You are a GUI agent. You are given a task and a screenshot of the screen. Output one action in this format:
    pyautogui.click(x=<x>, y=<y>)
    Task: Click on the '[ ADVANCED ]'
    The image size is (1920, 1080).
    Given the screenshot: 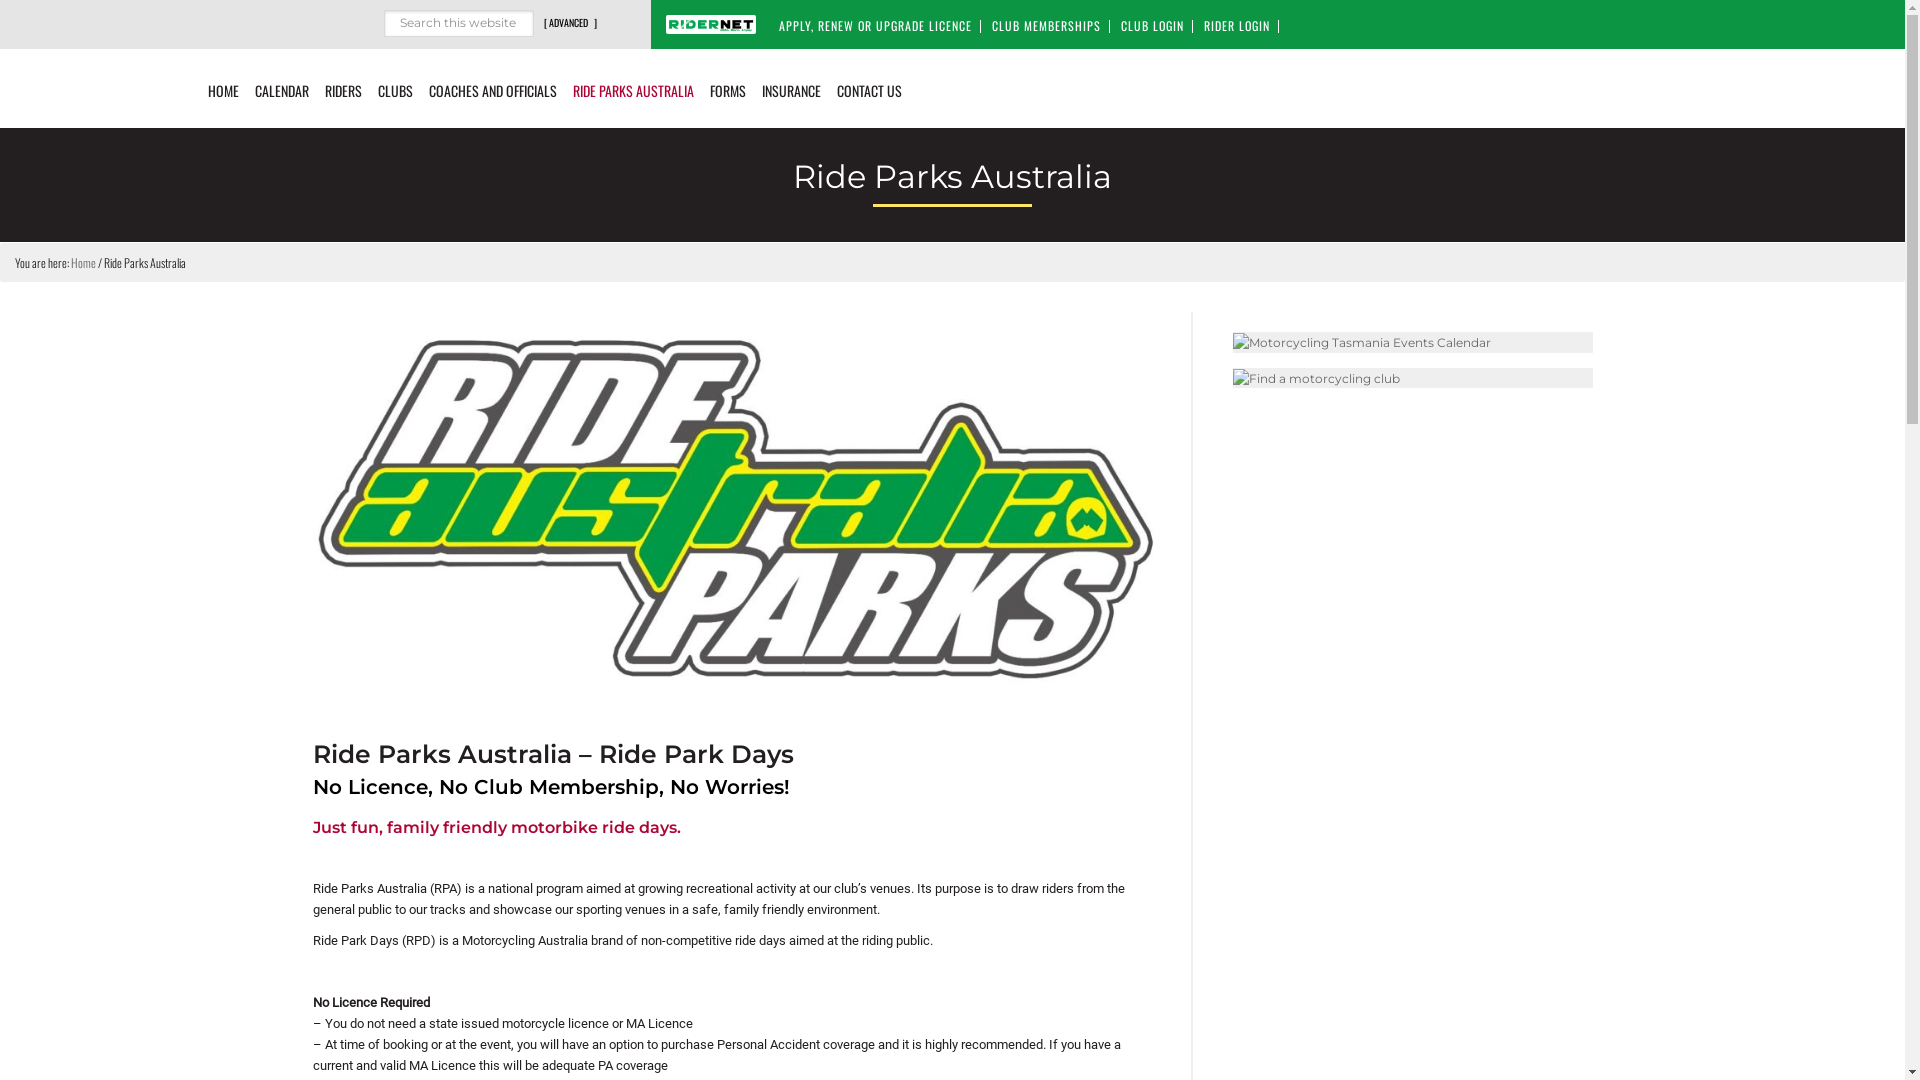 What is the action you would take?
    pyautogui.click(x=543, y=23)
    